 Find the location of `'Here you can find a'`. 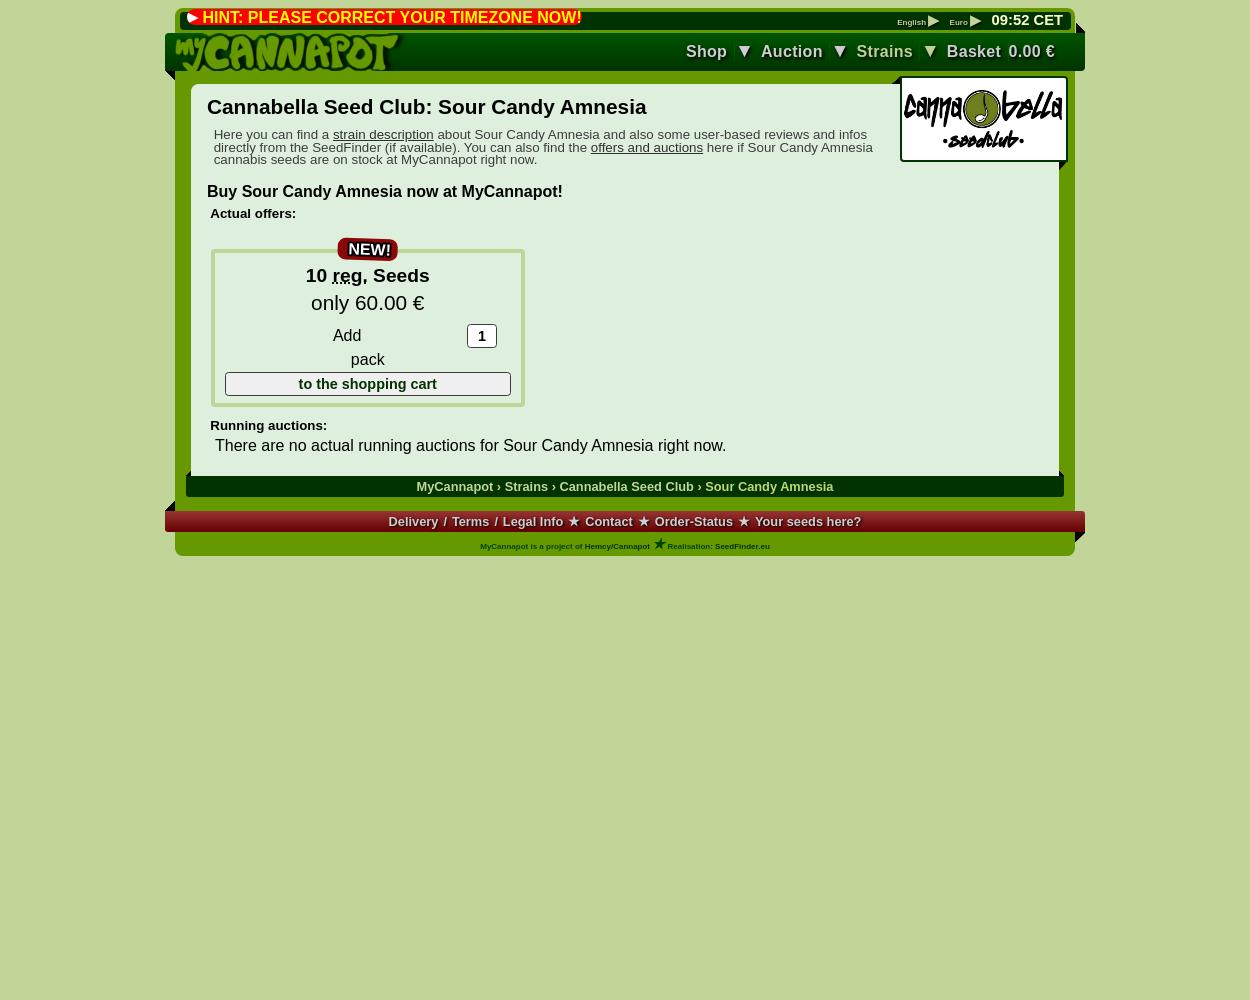

'Here you can find a' is located at coordinates (272, 133).